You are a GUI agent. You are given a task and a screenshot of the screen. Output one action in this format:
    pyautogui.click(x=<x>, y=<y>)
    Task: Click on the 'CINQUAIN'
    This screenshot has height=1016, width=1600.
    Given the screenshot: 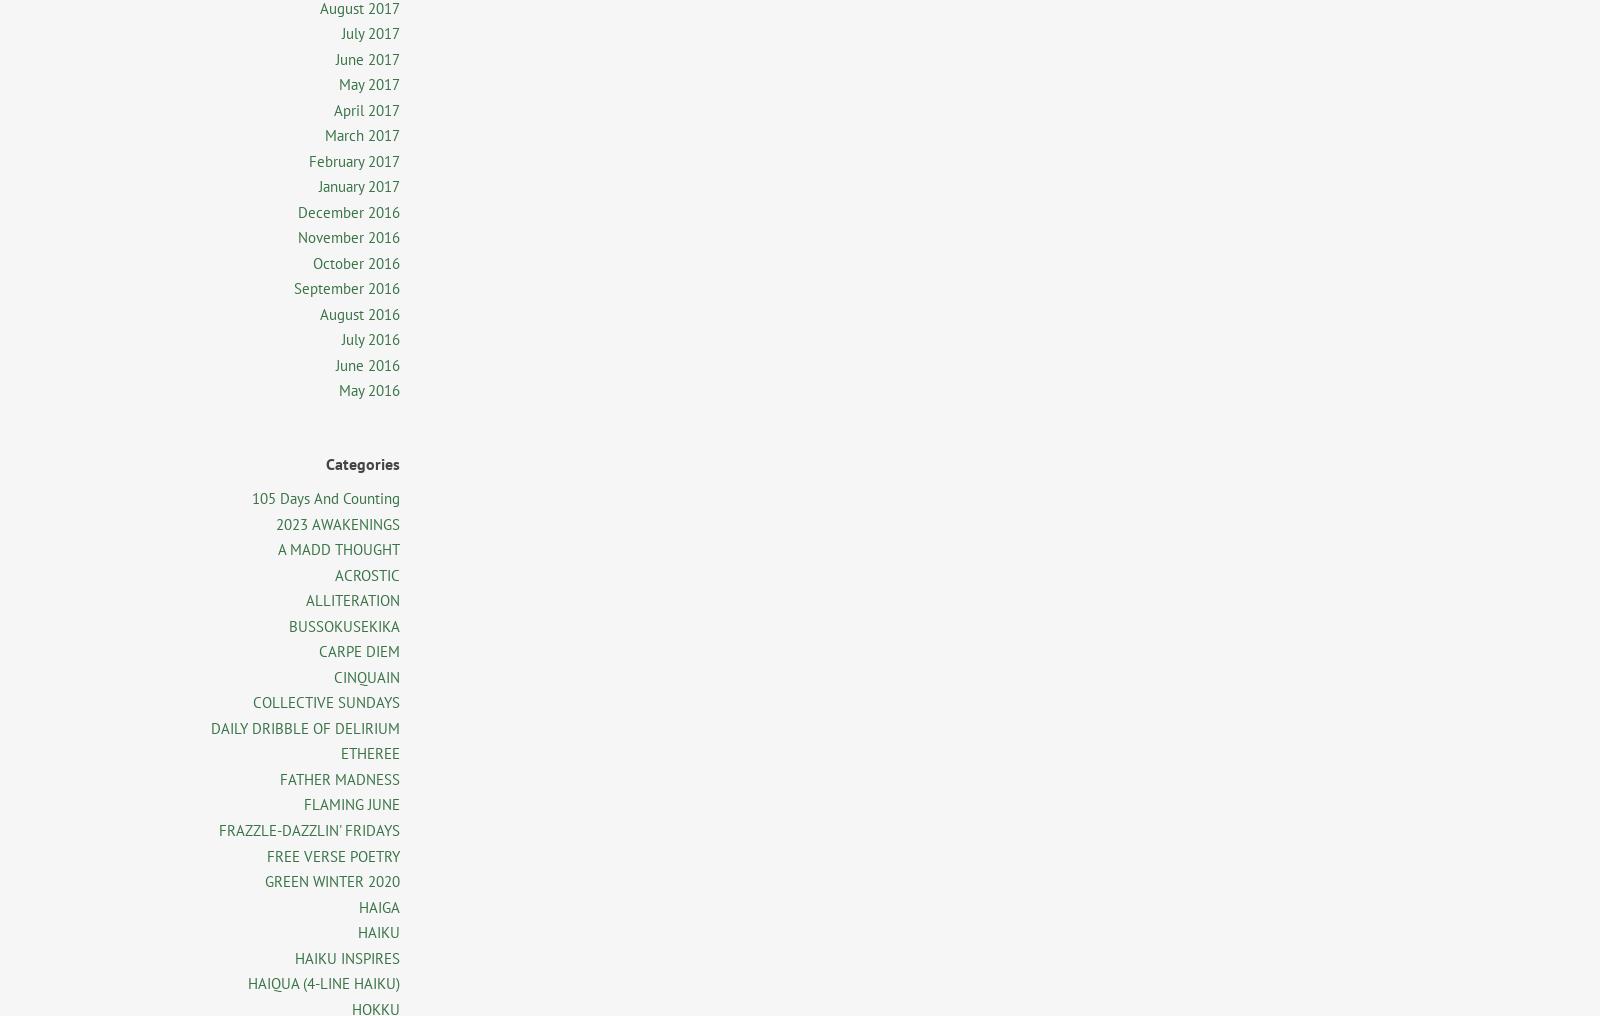 What is the action you would take?
    pyautogui.click(x=367, y=675)
    